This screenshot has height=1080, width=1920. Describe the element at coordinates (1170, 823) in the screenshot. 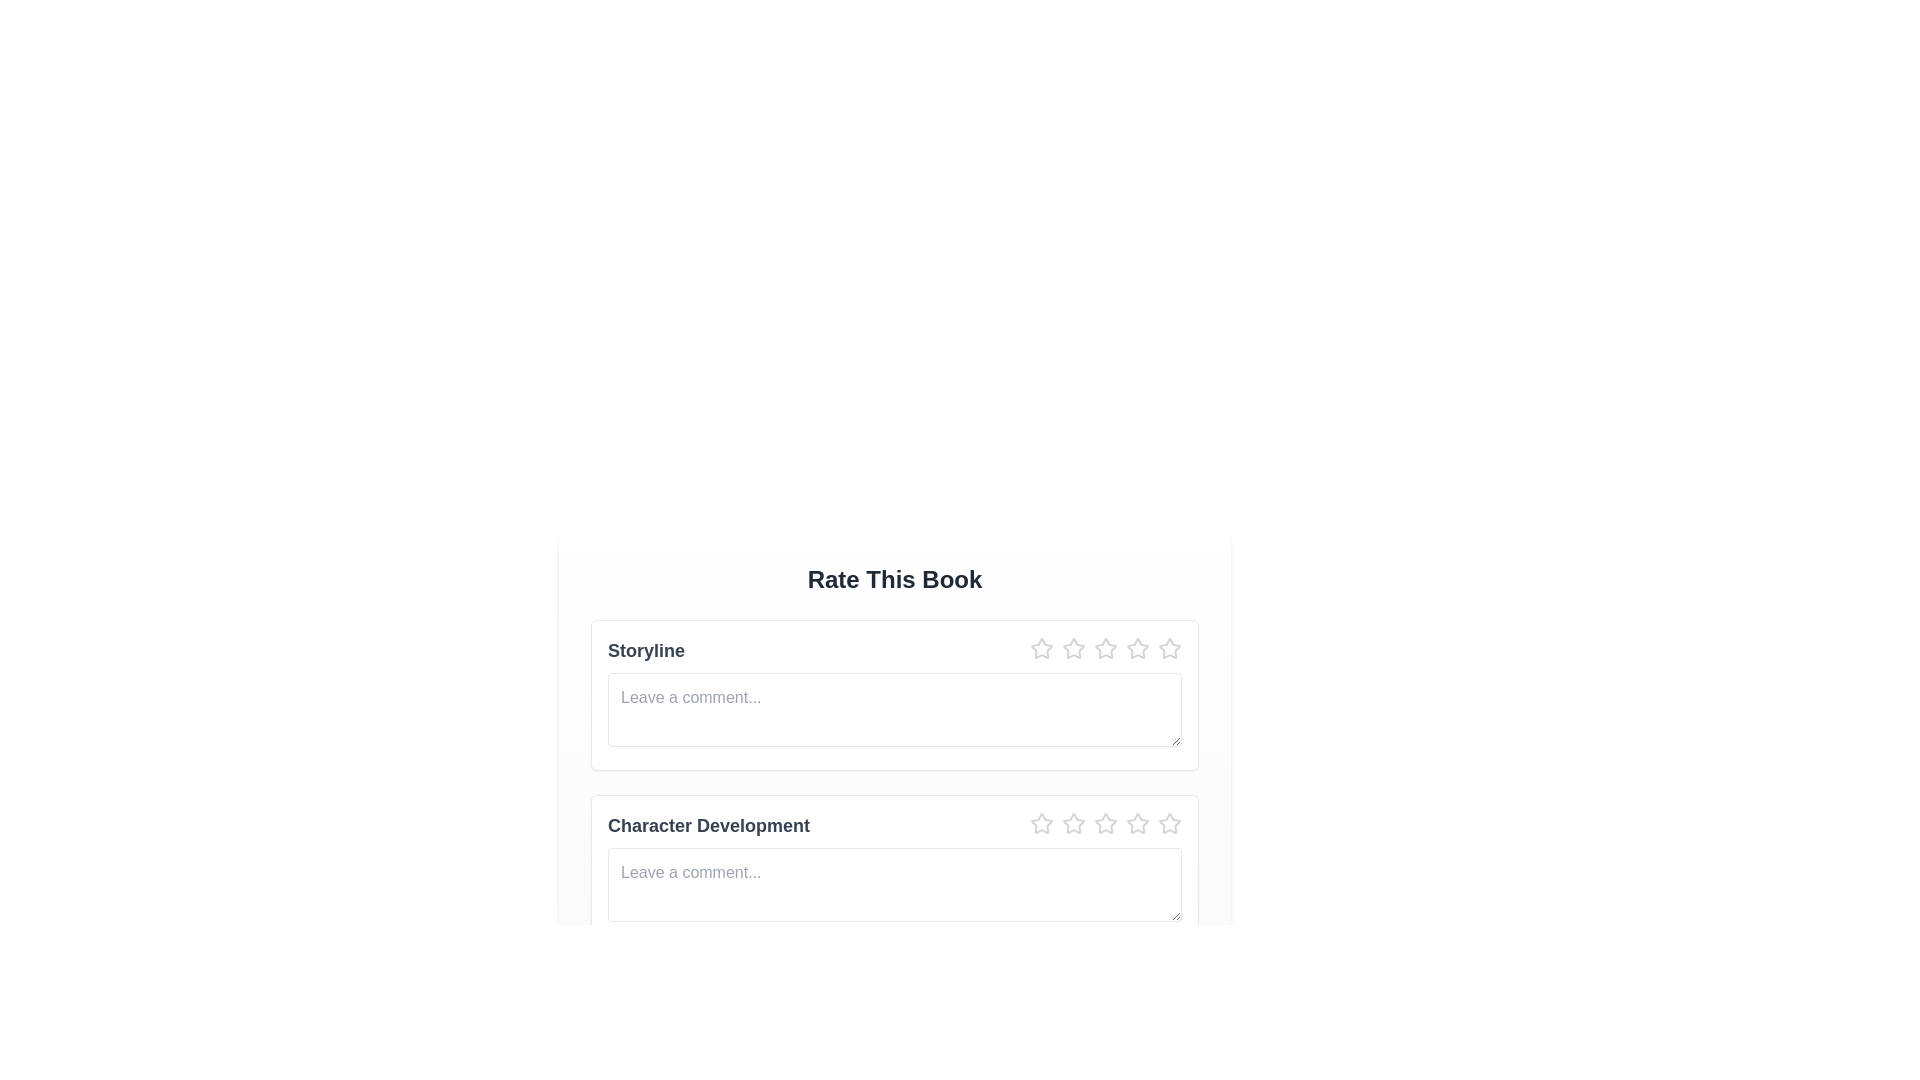

I see `the star-shaped rating icon styled in light gray, located in the rating system next to the 'Character Development' text field` at that location.